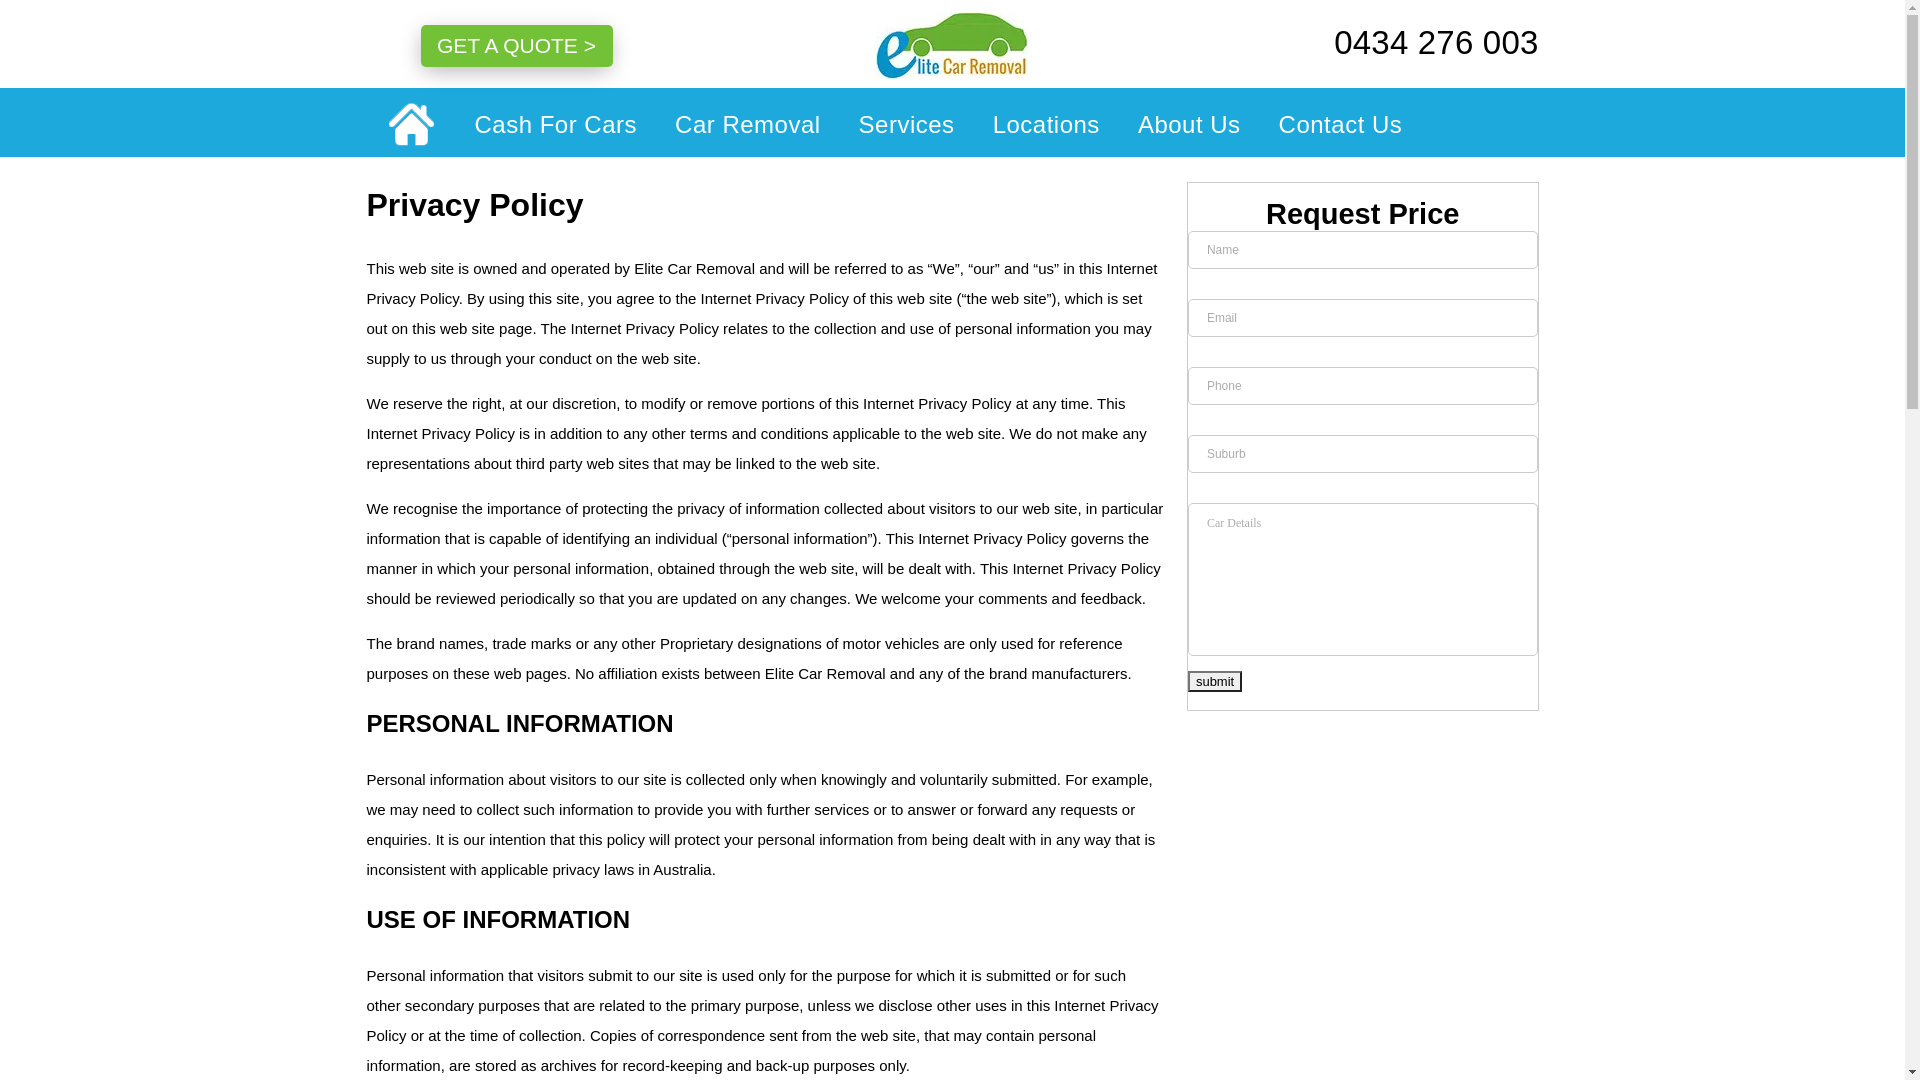  I want to click on 'Locations', so click(1045, 122).